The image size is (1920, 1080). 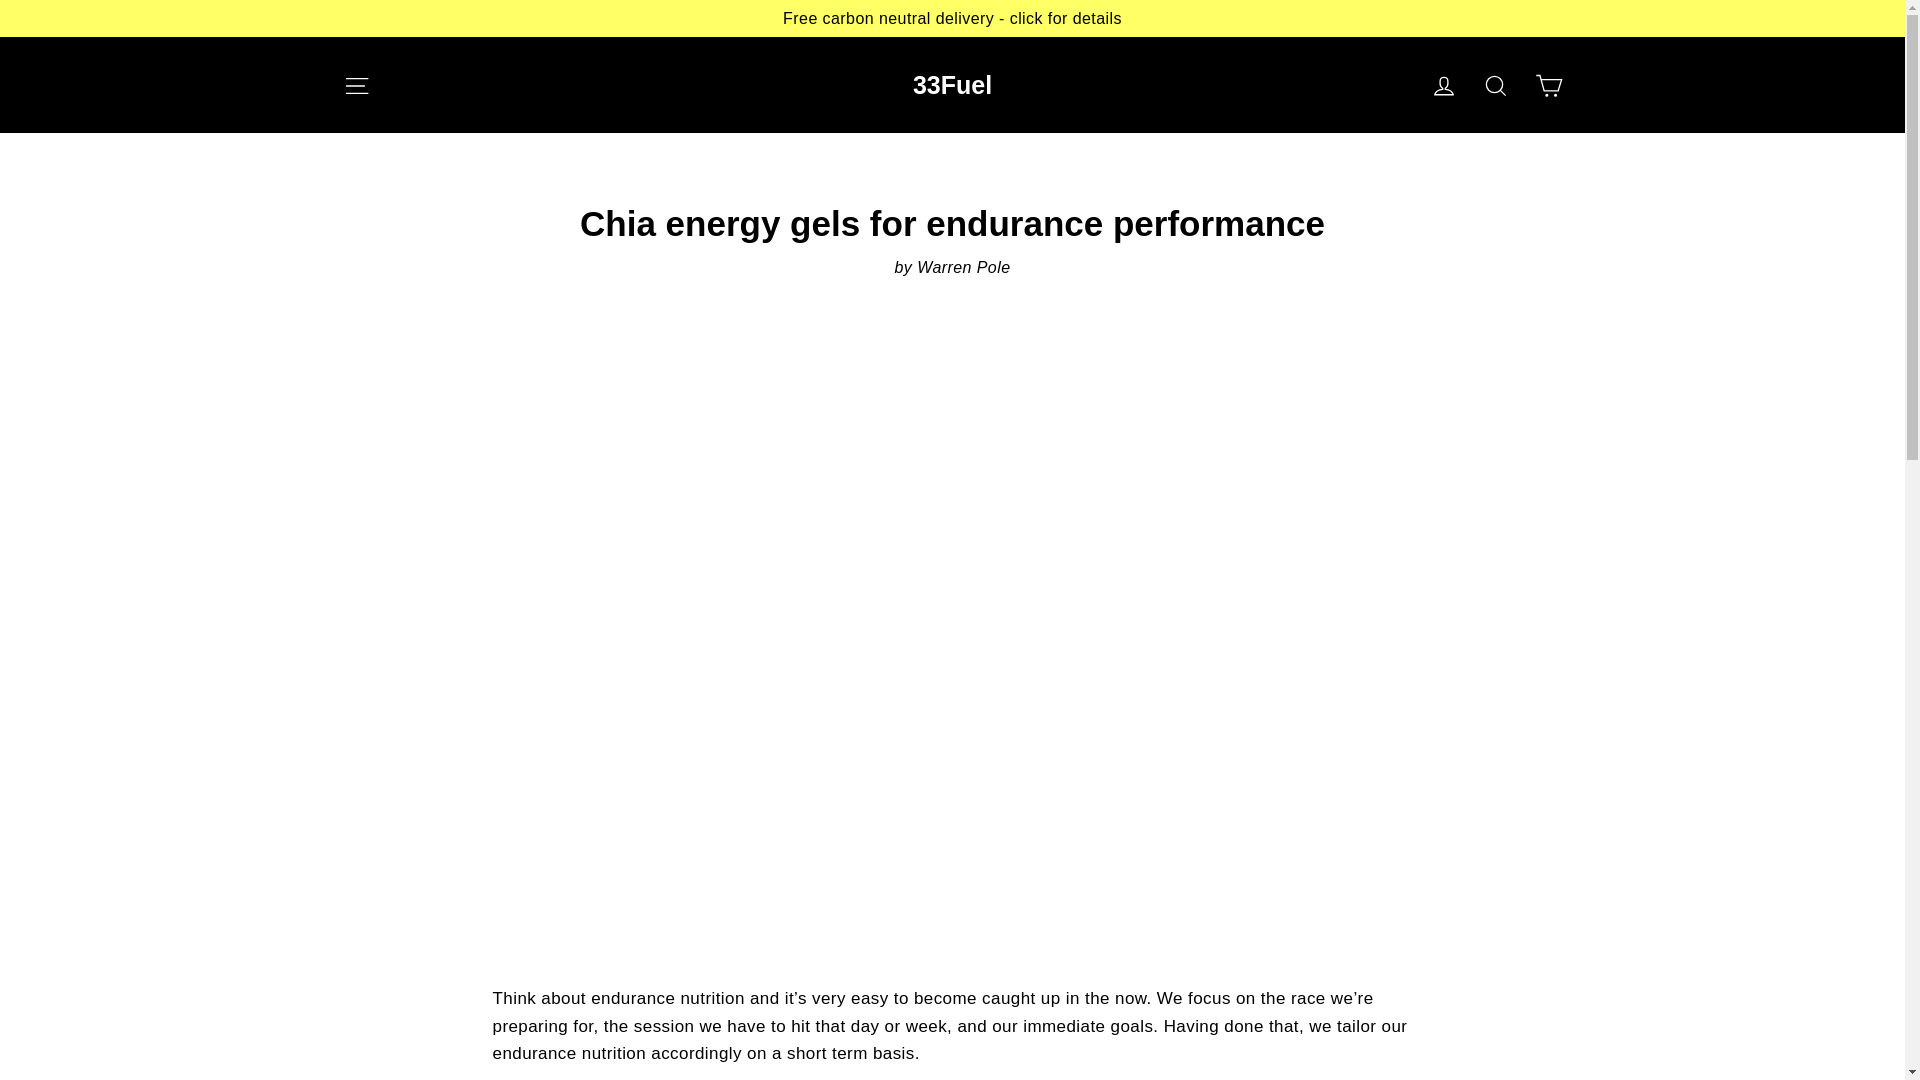 I want to click on '33Fuel', so click(x=951, y=83).